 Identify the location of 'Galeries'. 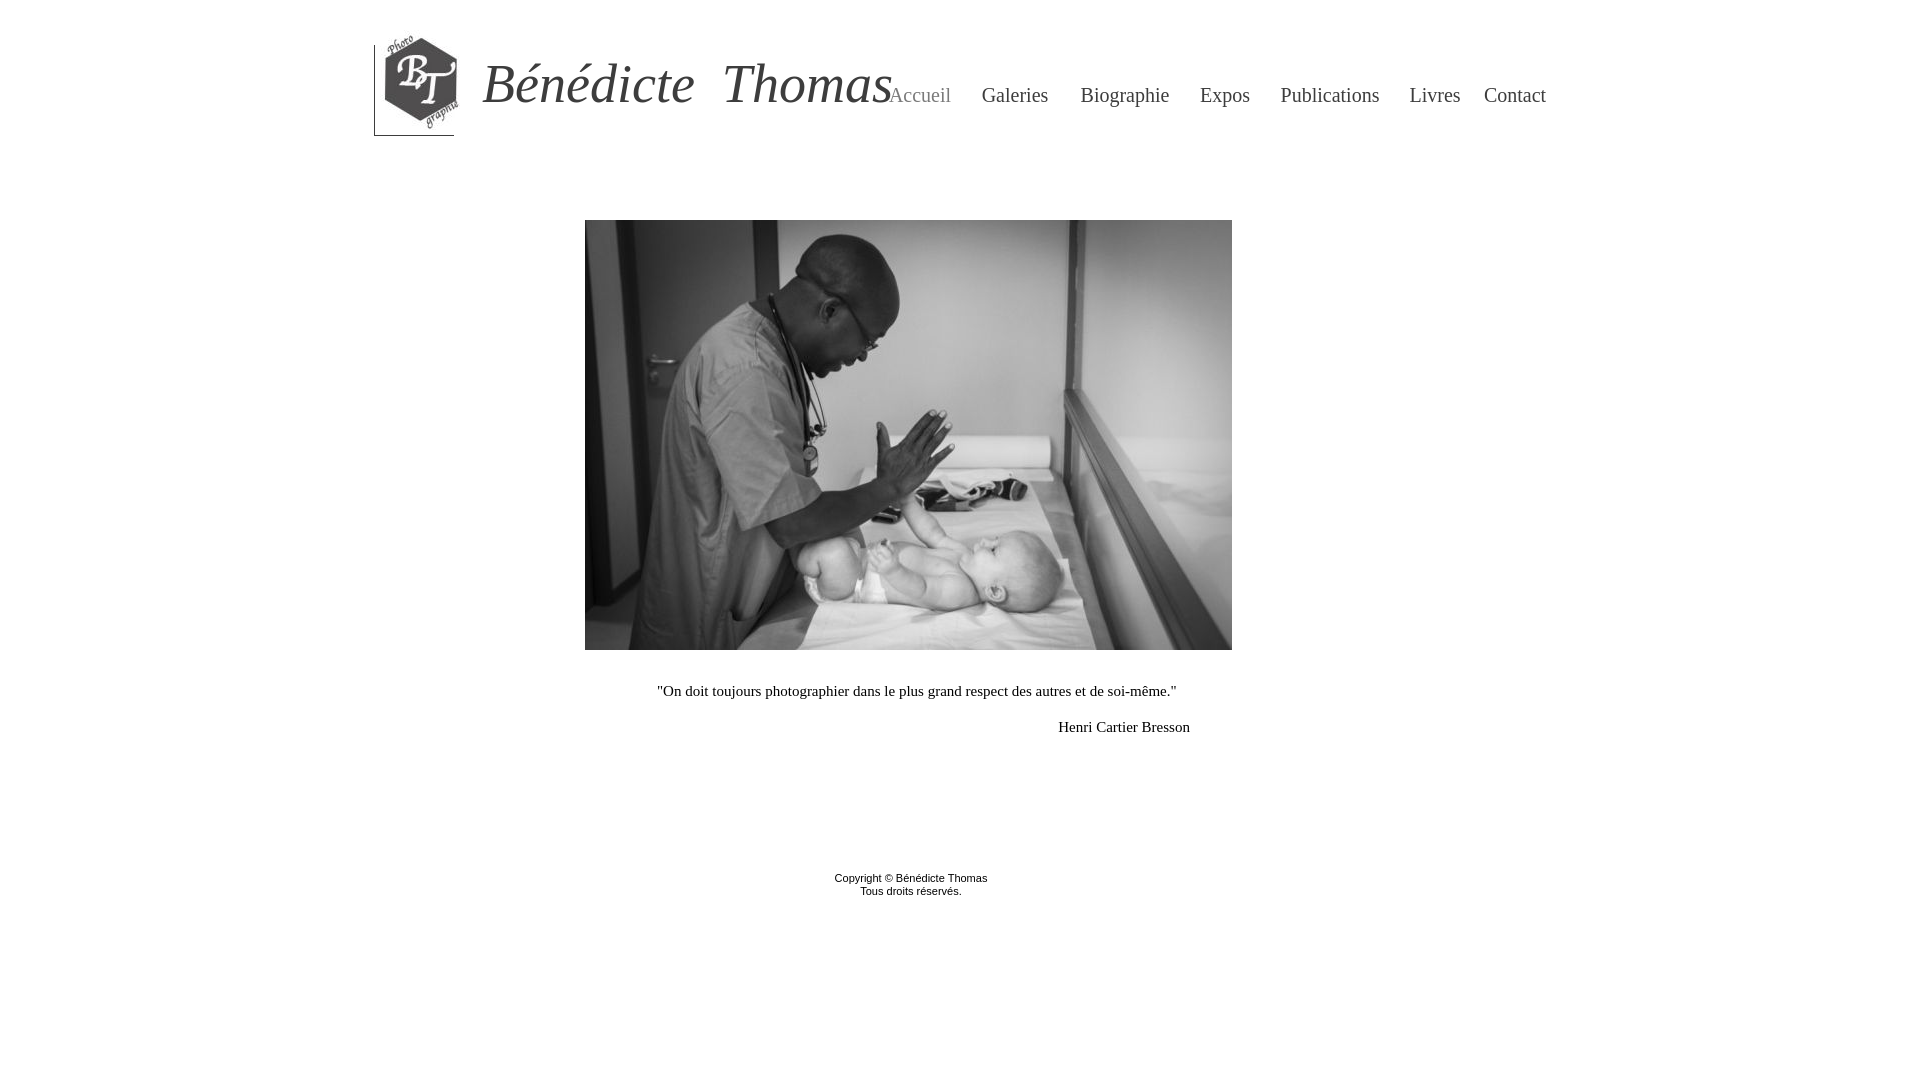
(1015, 95).